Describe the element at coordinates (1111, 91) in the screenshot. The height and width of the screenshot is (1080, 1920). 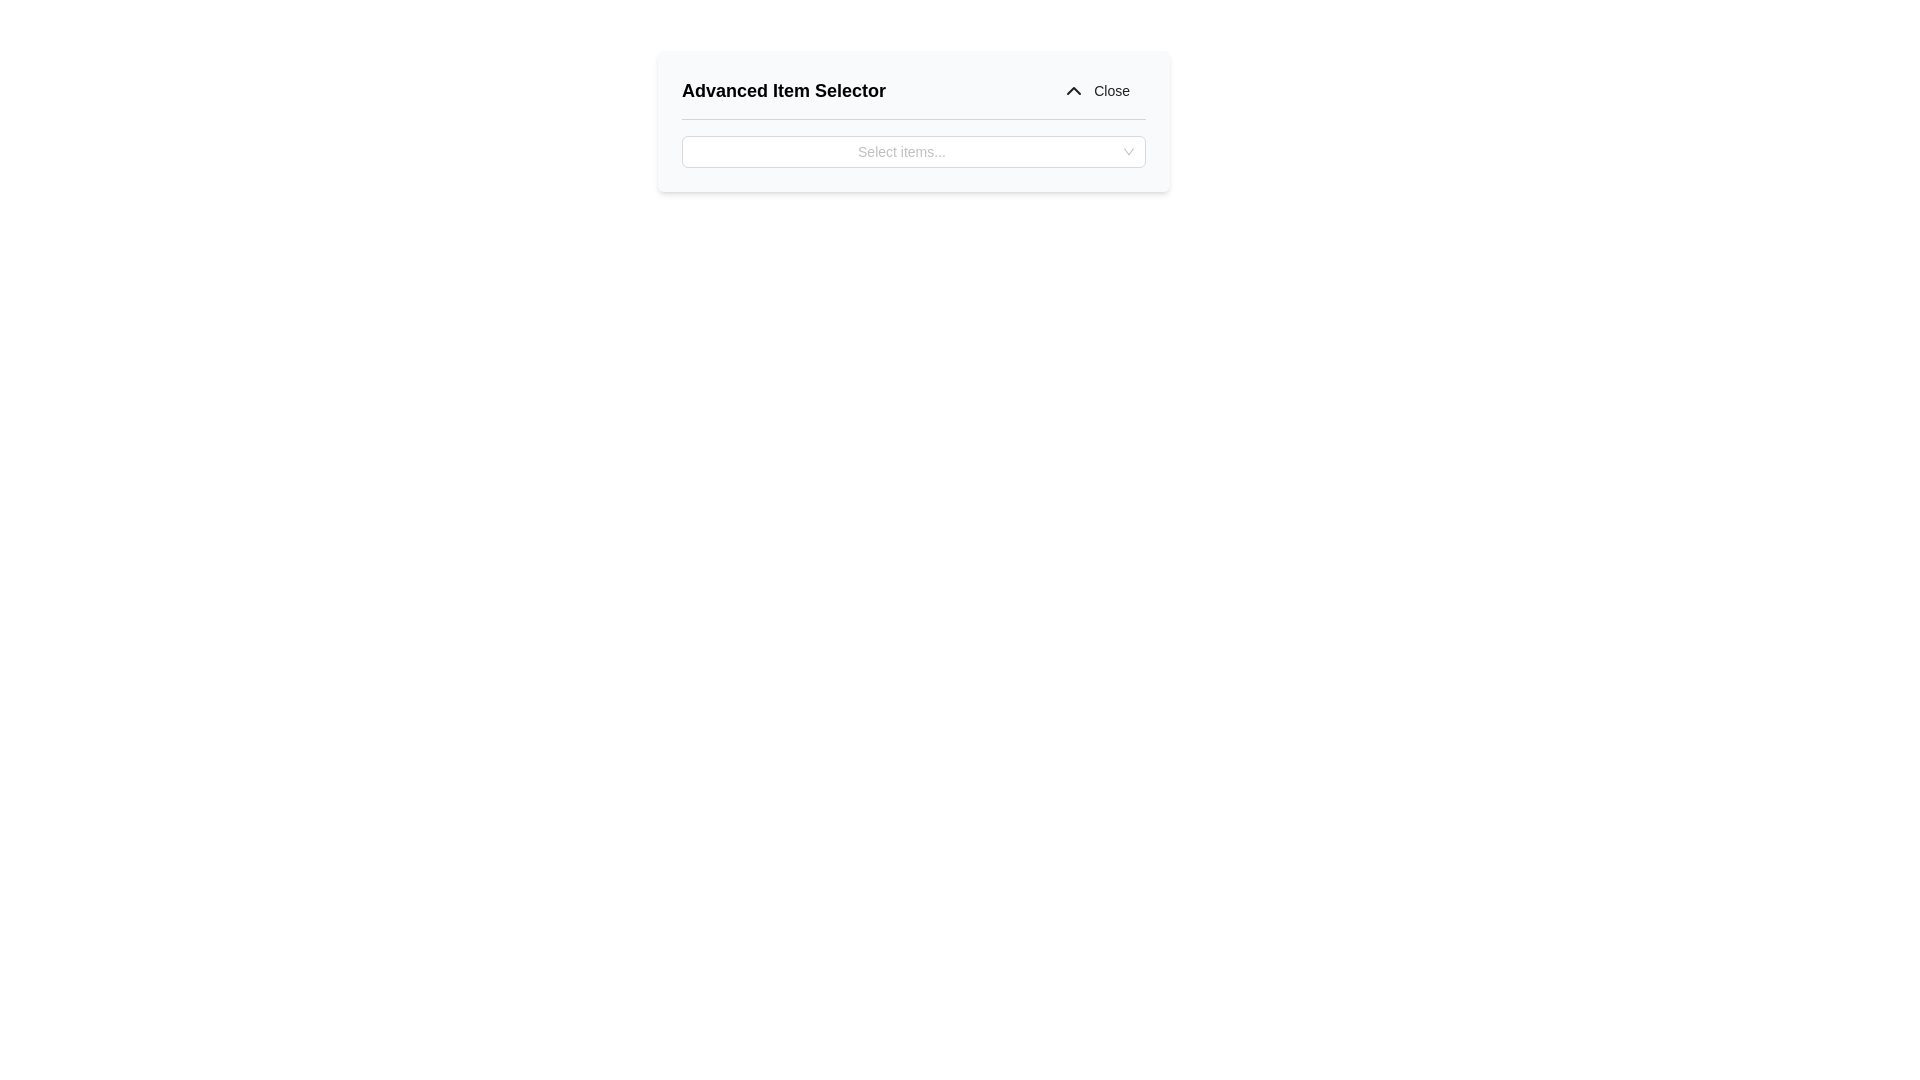
I see `the close button labeled within the 'Advanced Item Selector' interface for keyboard navigation` at that location.